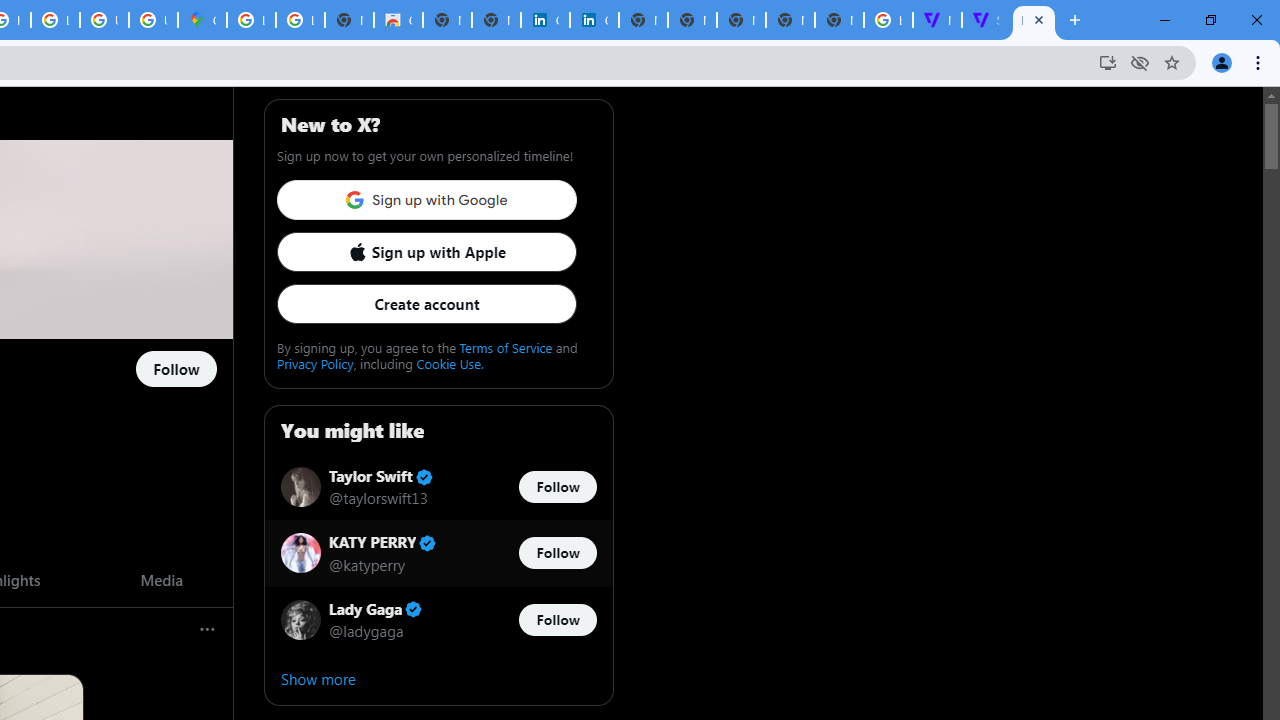  I want to click on 'Miley Cyrus (@MileyCyrus) / X', so click(1034, 20).